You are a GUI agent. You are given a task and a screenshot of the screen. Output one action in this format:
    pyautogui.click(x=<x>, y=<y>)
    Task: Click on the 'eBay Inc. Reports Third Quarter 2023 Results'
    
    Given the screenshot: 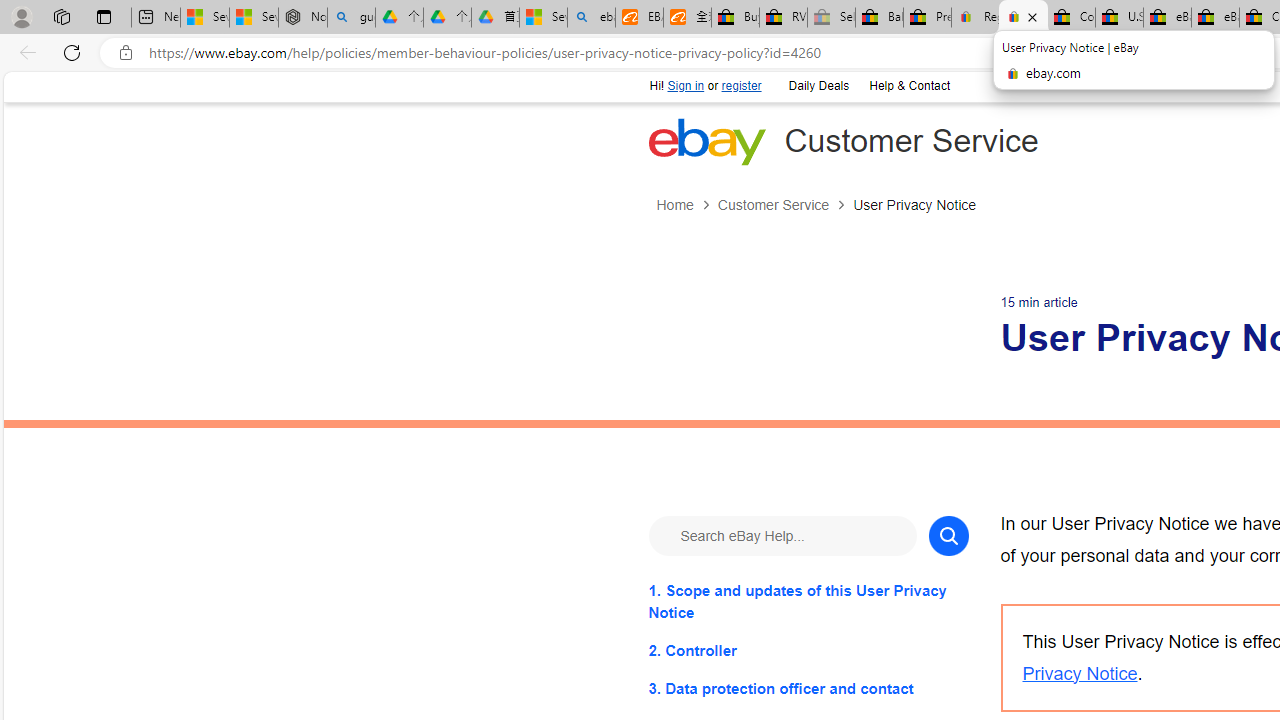 What is the action you would take?
    pyautogui.click(x=1214, y=17)
    